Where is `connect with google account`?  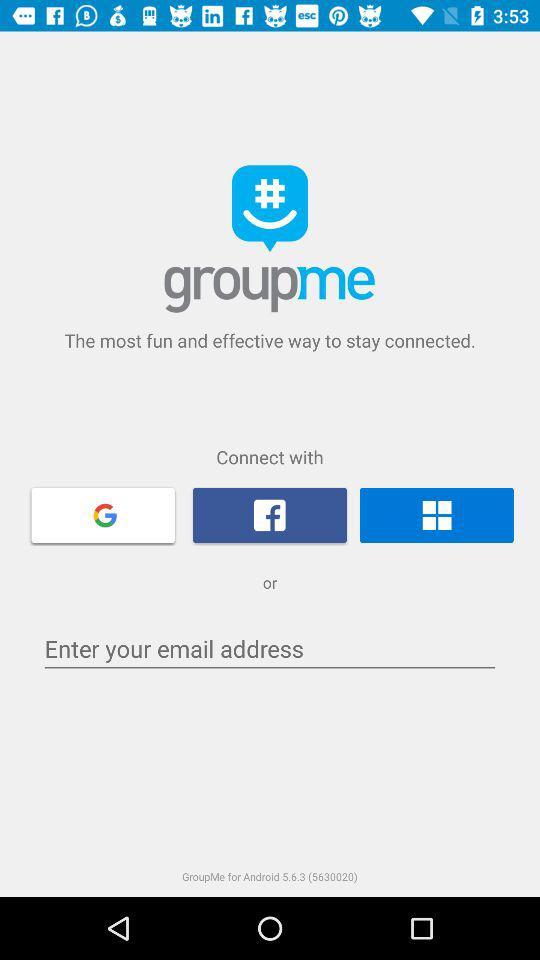
connect with google account is located at coordinates (103, 513).